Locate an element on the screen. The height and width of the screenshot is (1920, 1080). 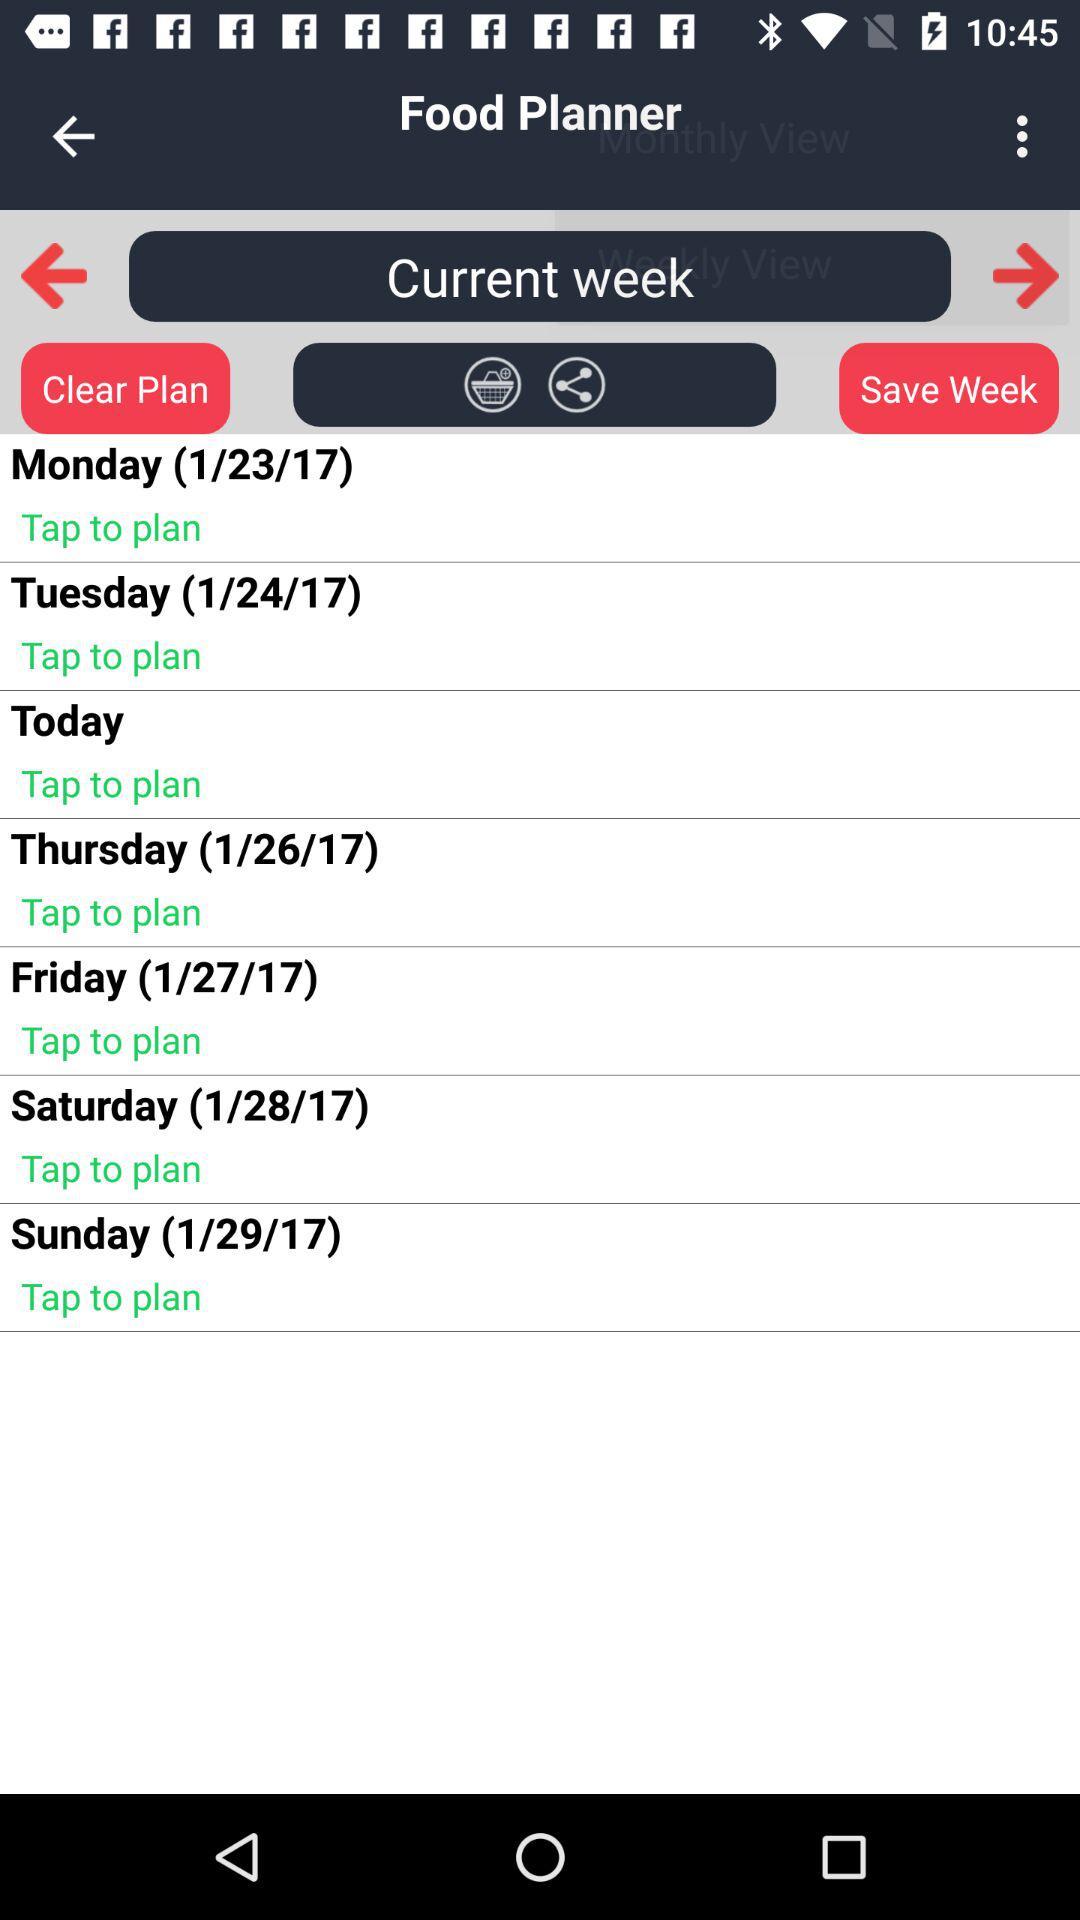
next option is located at coordinates (1026, 274).